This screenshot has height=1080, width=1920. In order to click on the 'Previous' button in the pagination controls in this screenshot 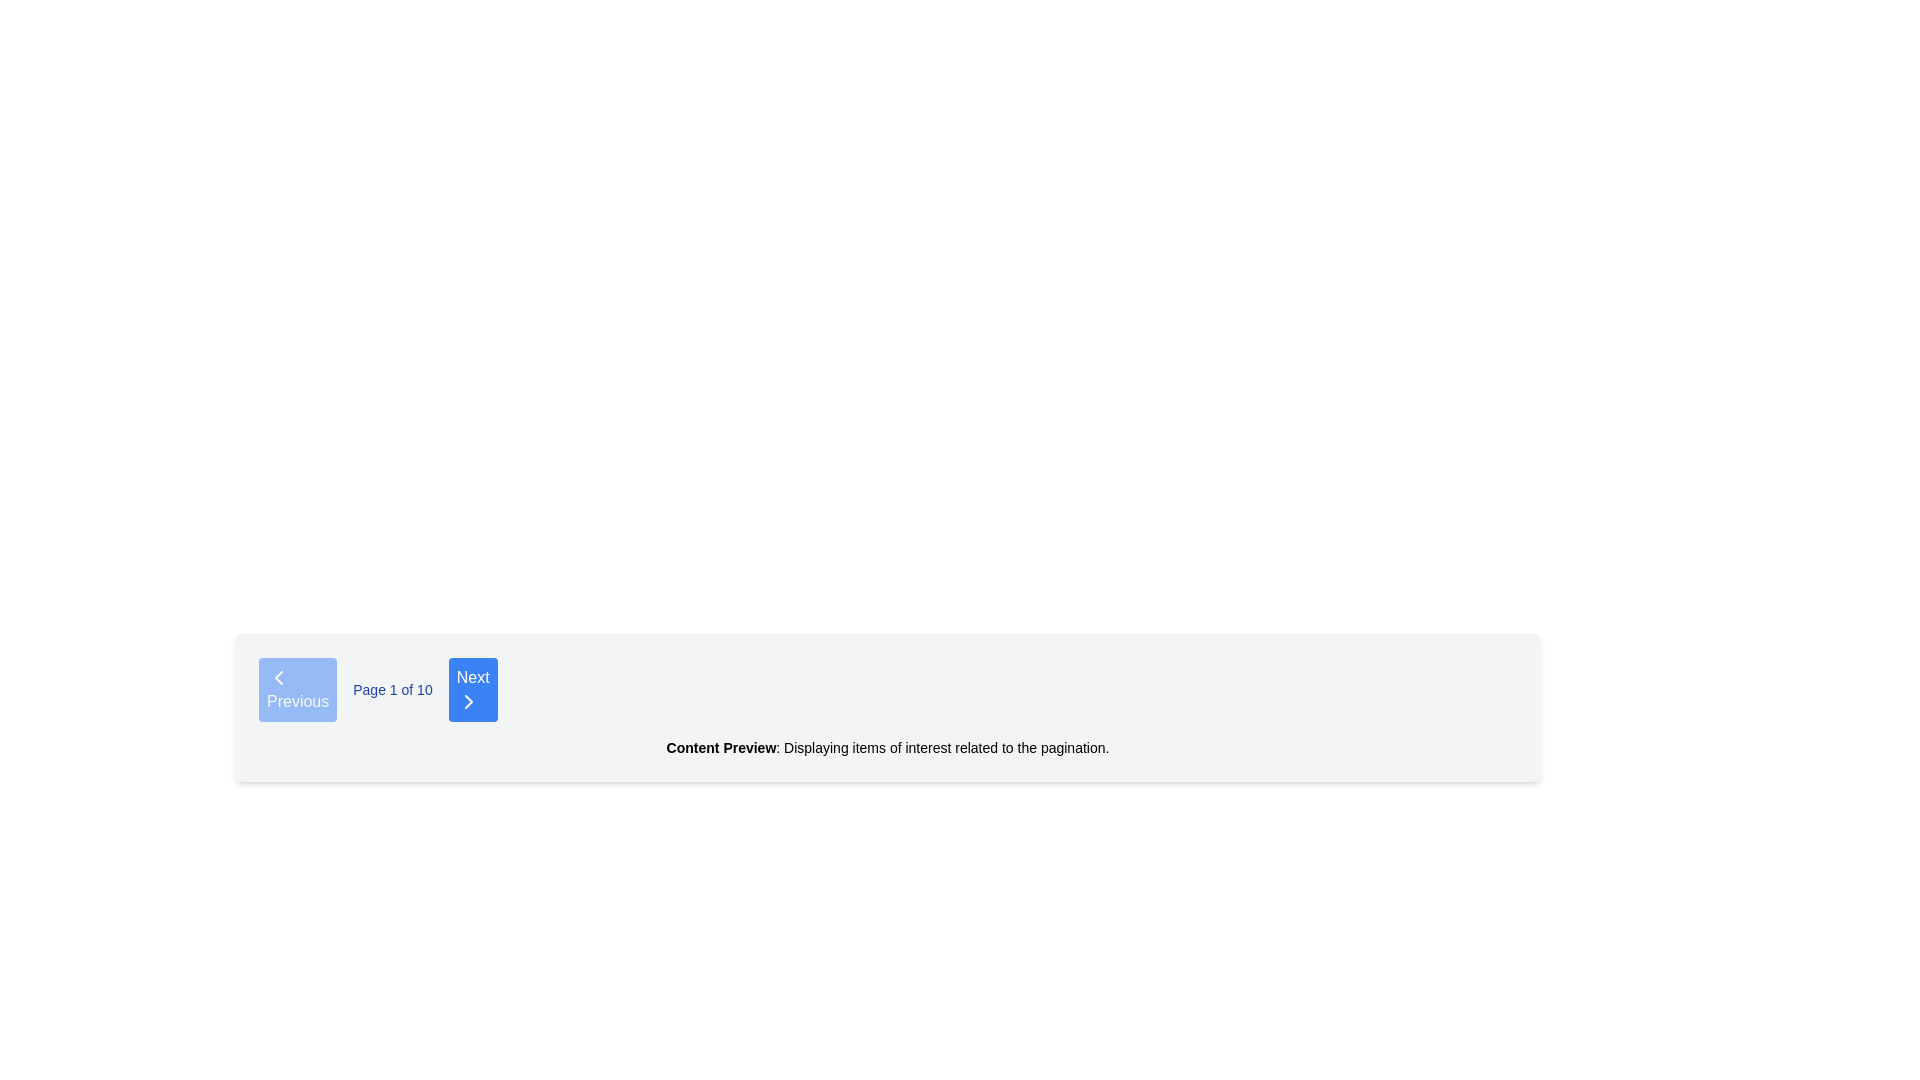, I will do `click(297, 689)`.